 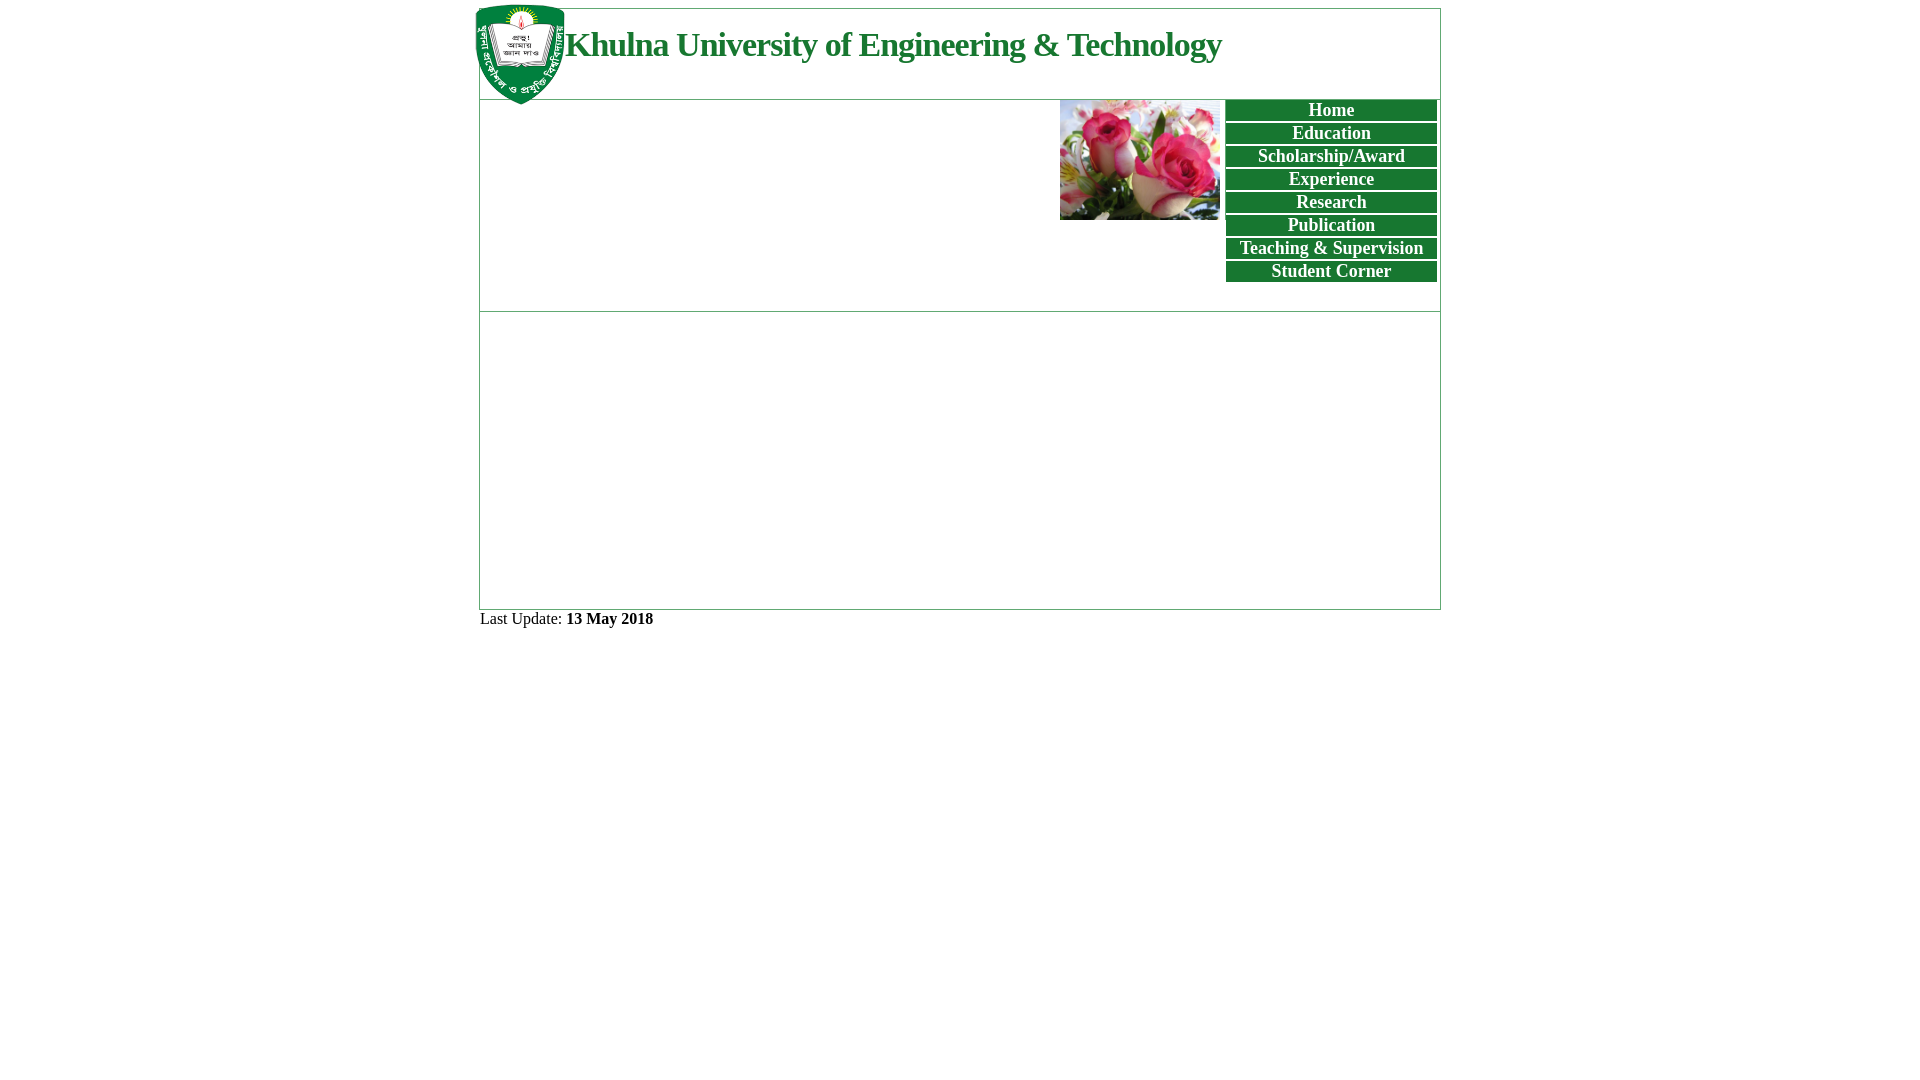 What do you see at coordinates (1332, 246) in the screenshot?
I see `'Teaching & Supervision'` at bounding box center [1332, 246].